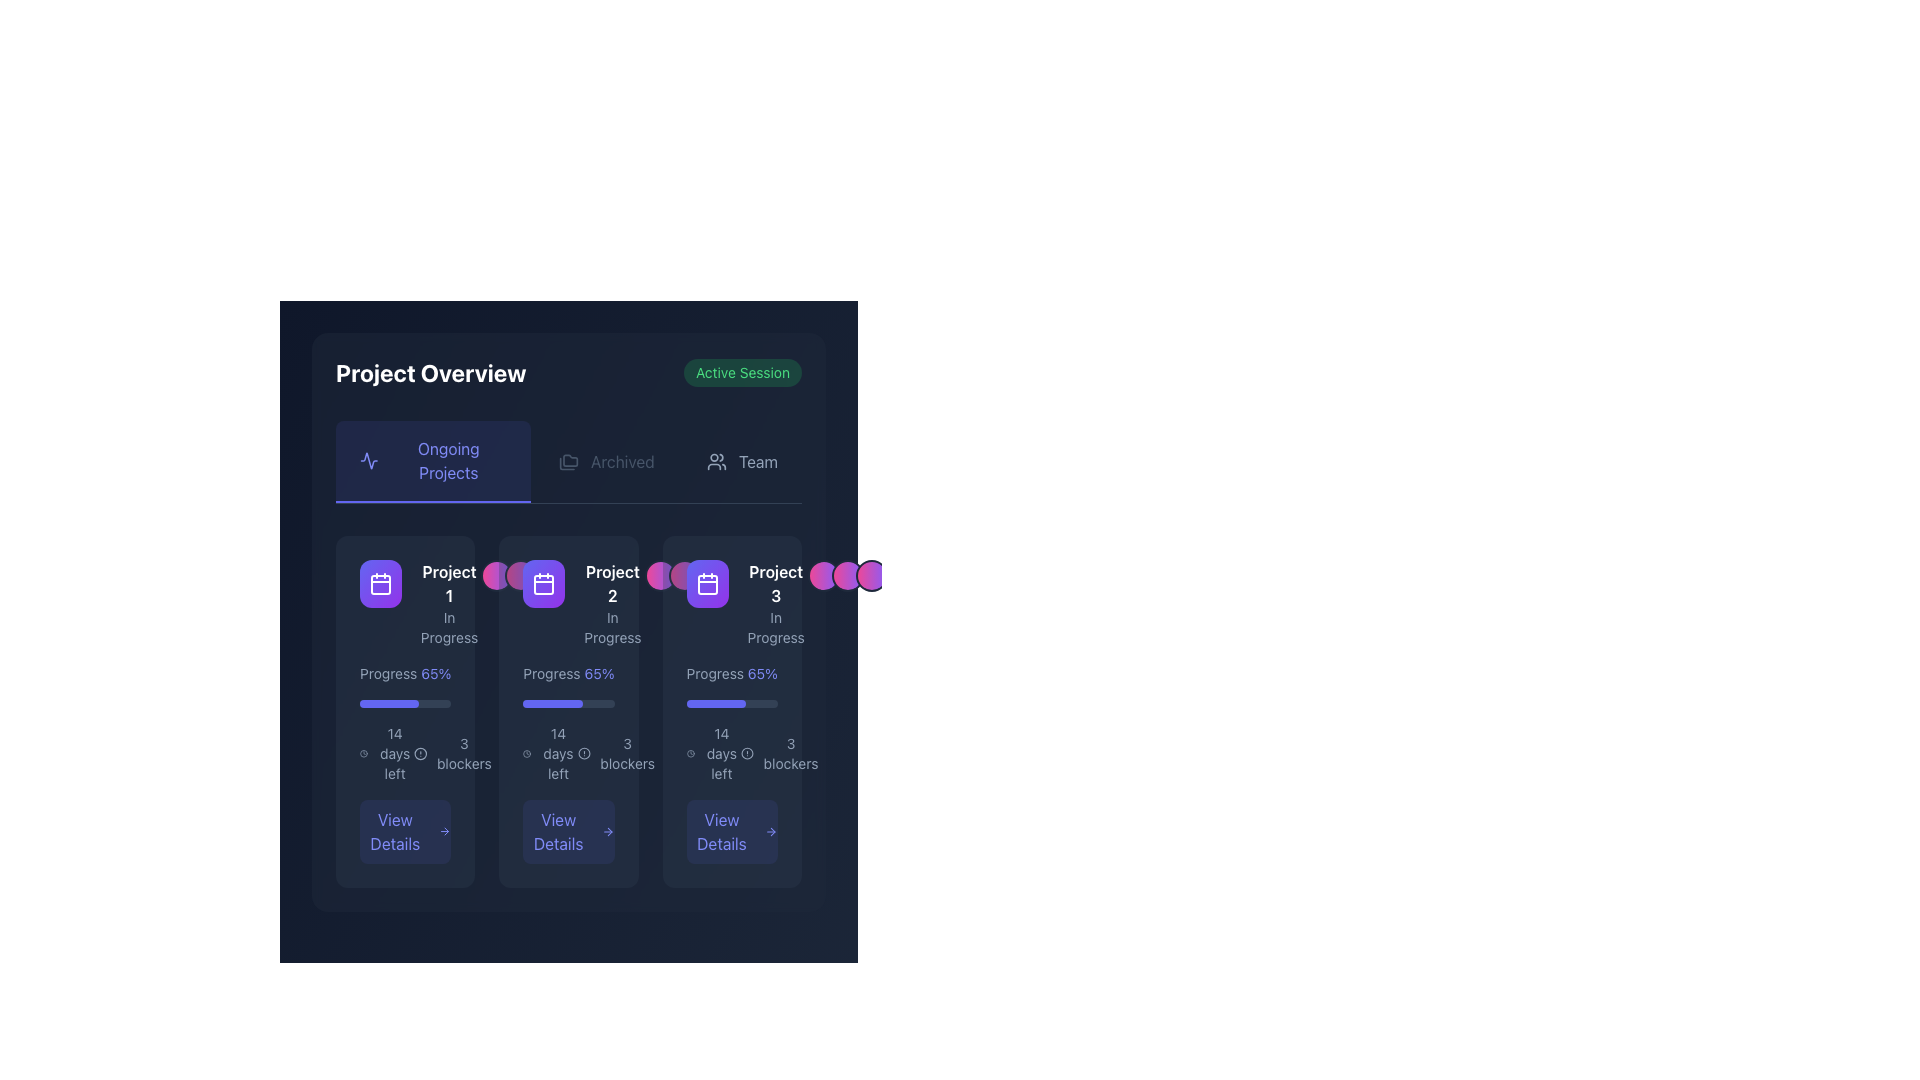  I want to click on the Alert Symbol icon, so click(420, 753).